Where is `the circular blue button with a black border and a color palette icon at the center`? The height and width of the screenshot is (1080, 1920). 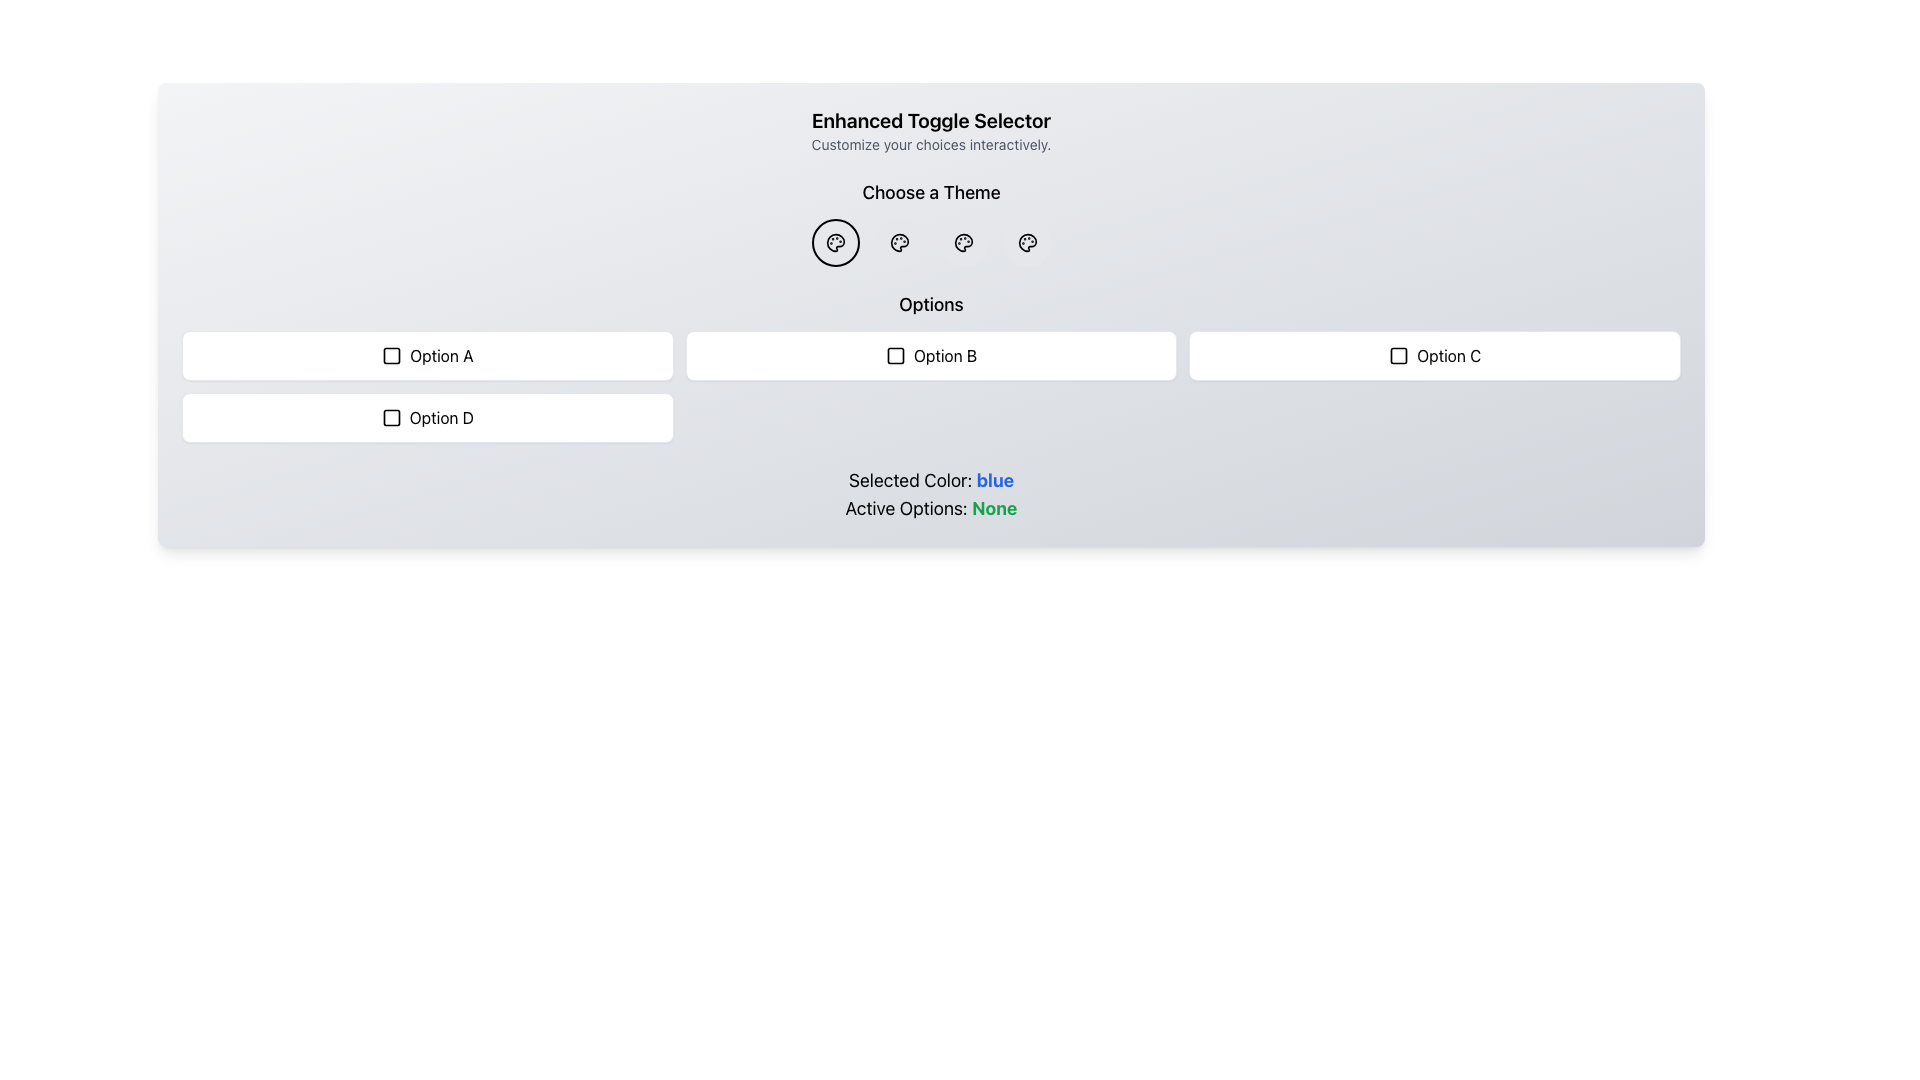
the circular blue button with a black border and a color palette icon at the center is located at coordinates (835, 242).